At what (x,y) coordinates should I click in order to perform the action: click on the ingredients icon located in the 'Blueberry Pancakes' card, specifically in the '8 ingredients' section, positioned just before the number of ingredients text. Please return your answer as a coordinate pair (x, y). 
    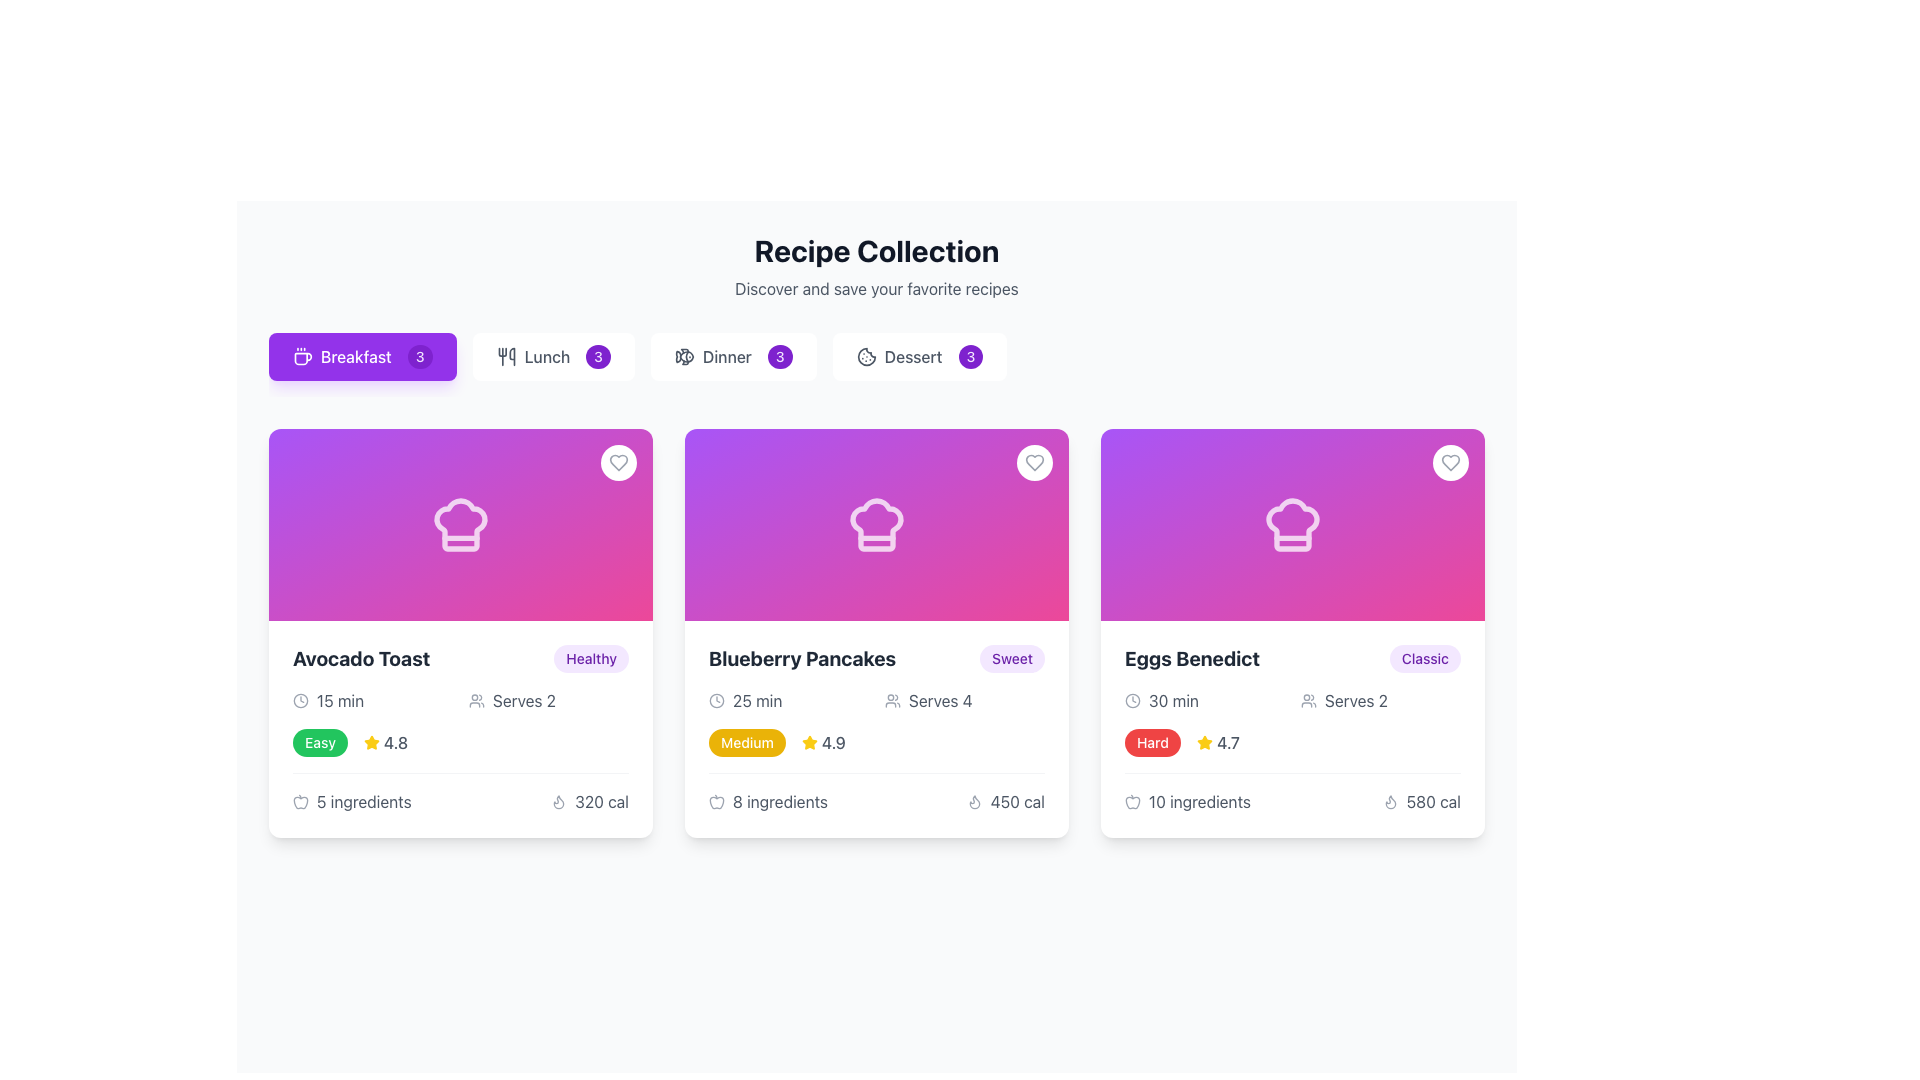
    Looking at the image, I should click on (716, 801).